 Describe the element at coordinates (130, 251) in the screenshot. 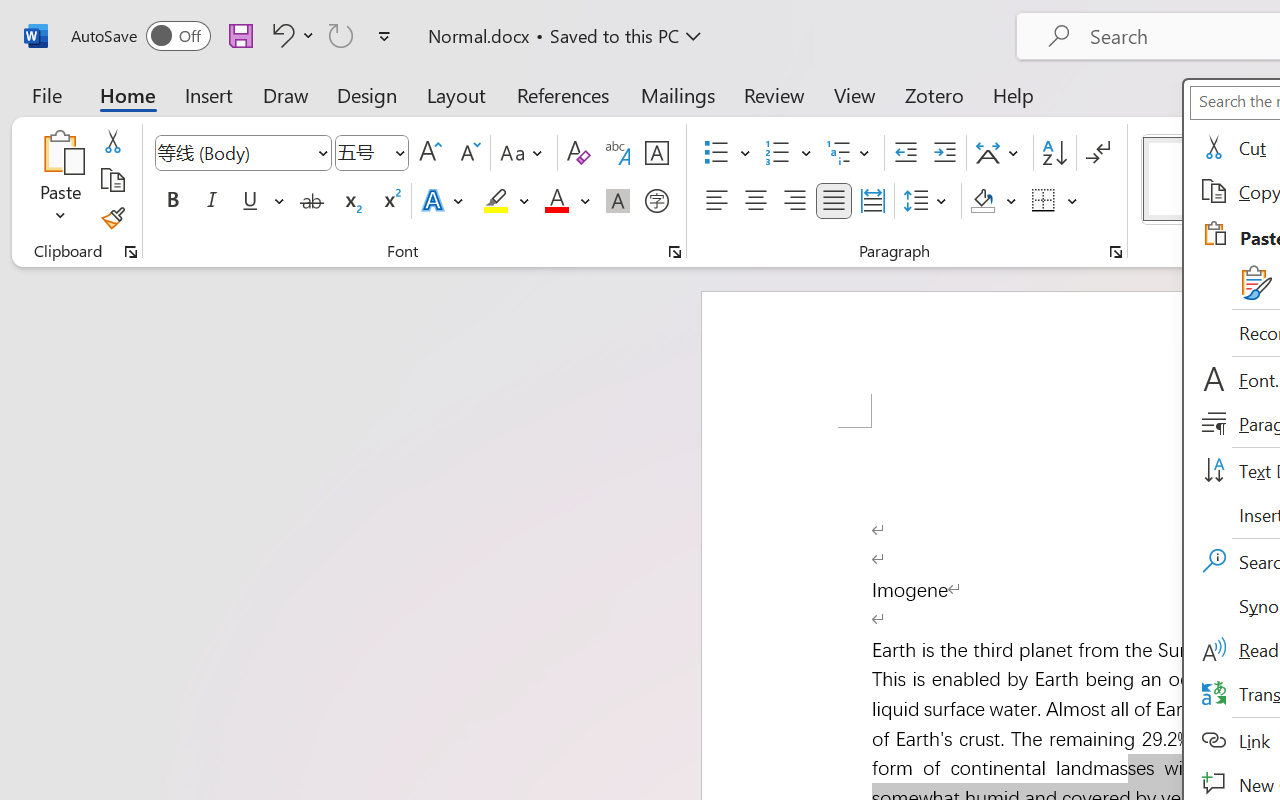

I see `'Office Clipboard...'` at that location.